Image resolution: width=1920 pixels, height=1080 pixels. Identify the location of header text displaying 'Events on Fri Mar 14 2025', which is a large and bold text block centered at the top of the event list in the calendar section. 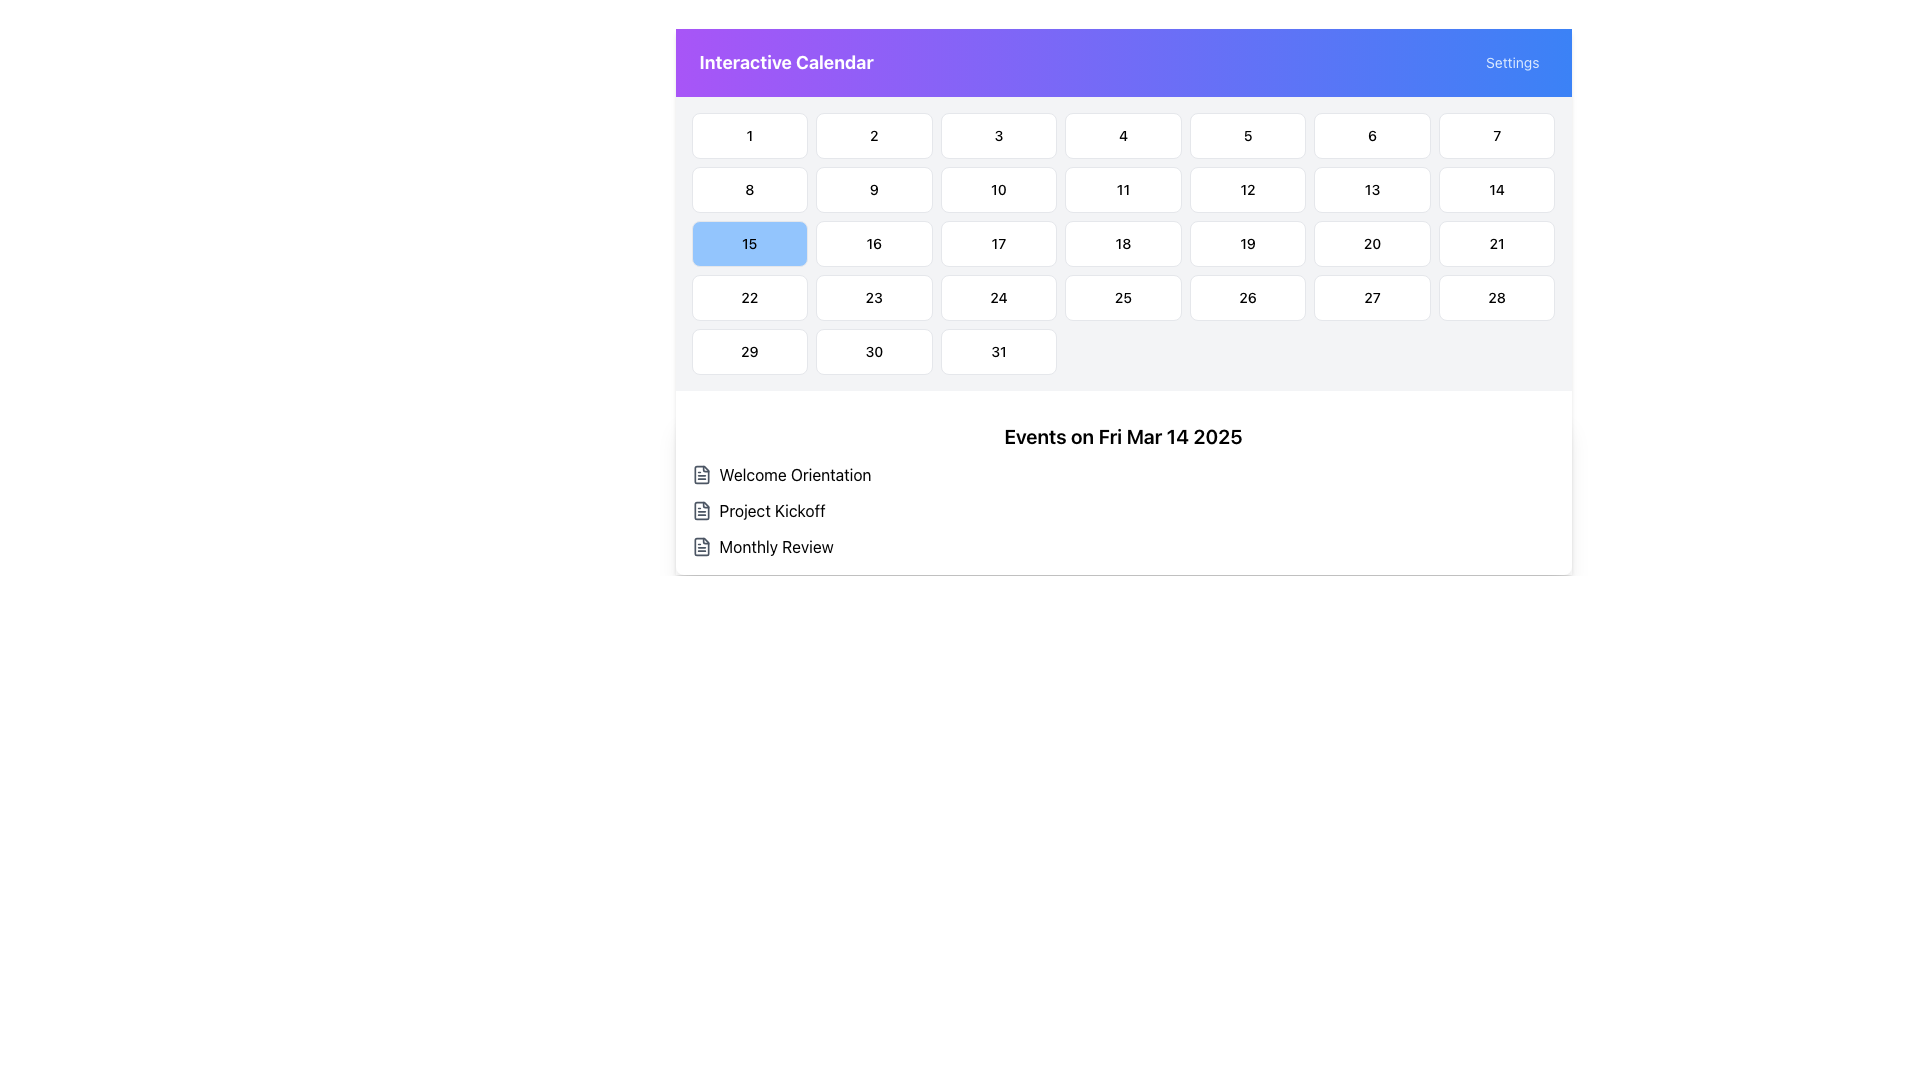
(1123, 435).